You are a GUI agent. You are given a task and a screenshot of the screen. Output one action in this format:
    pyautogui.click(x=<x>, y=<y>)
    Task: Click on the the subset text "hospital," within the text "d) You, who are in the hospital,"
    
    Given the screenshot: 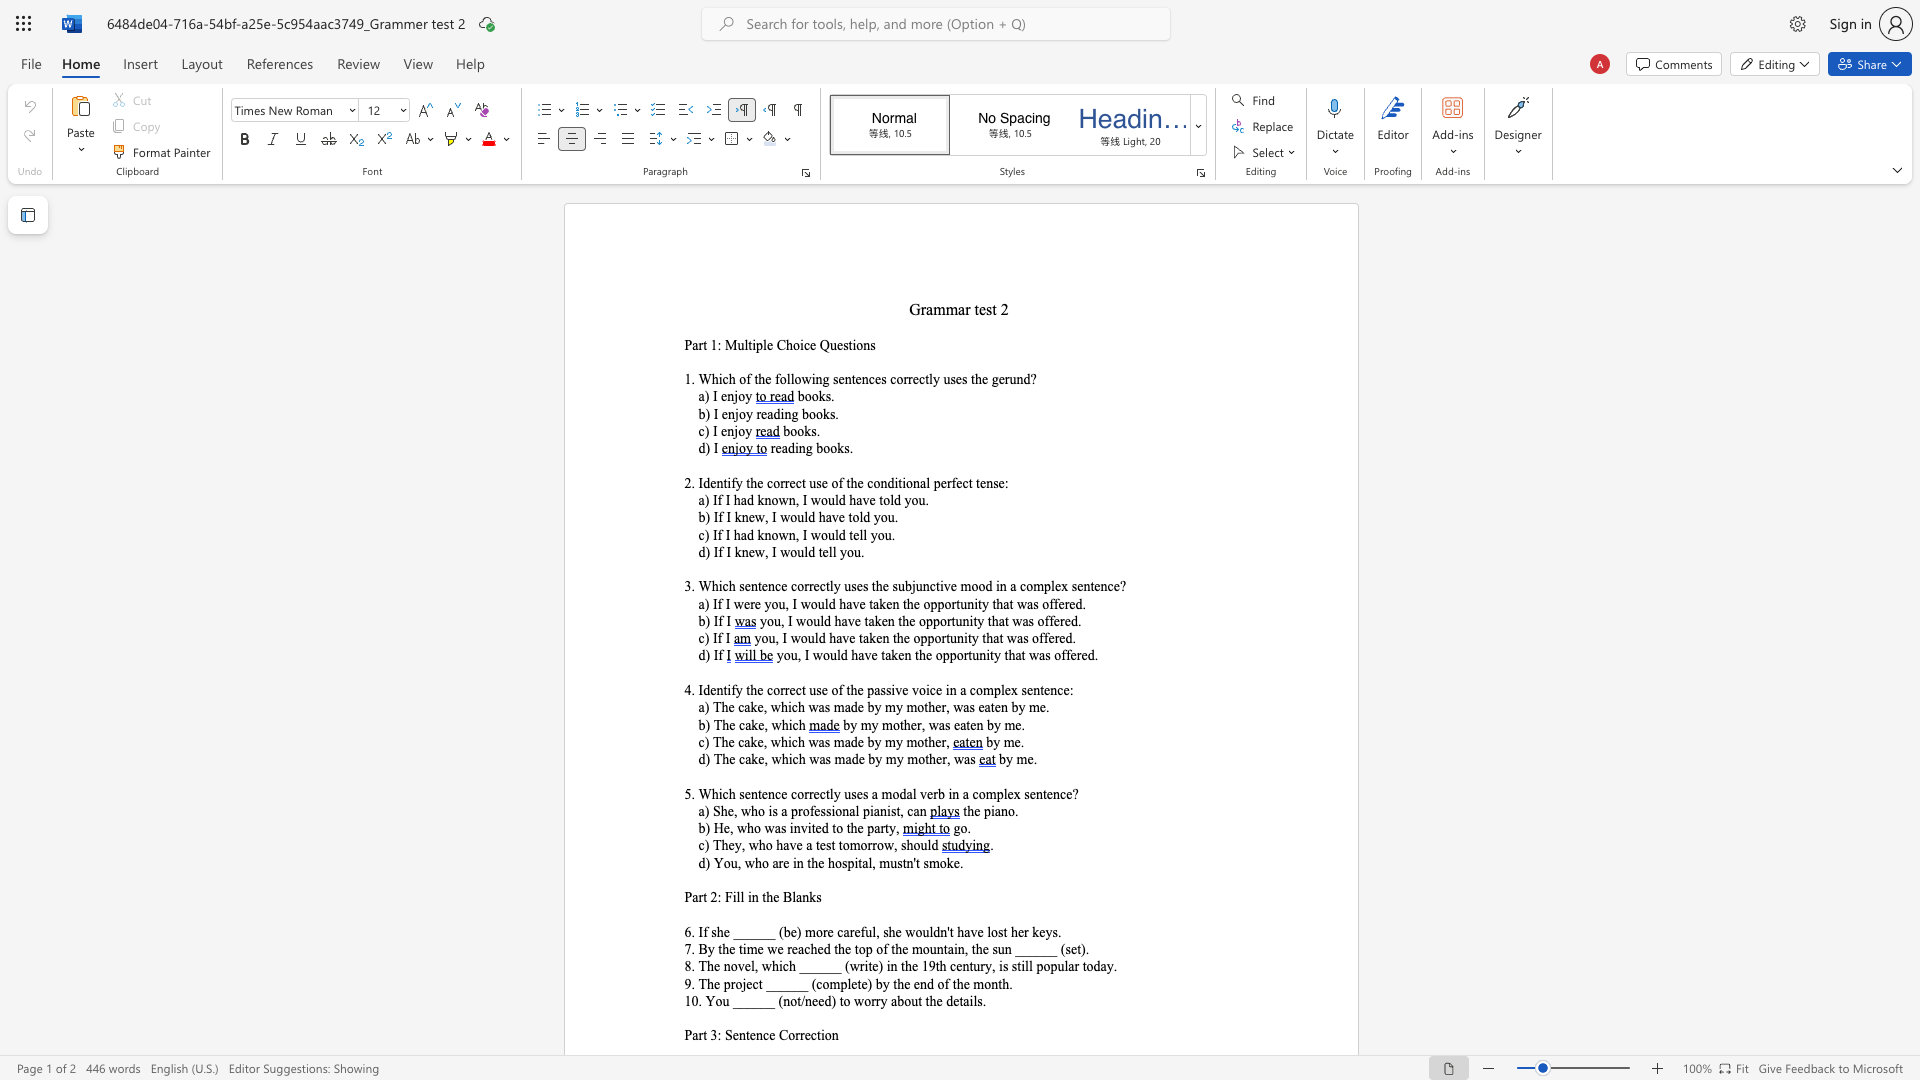 What is the action you would take?
    pyautogui.click(x=827, y=862)
    